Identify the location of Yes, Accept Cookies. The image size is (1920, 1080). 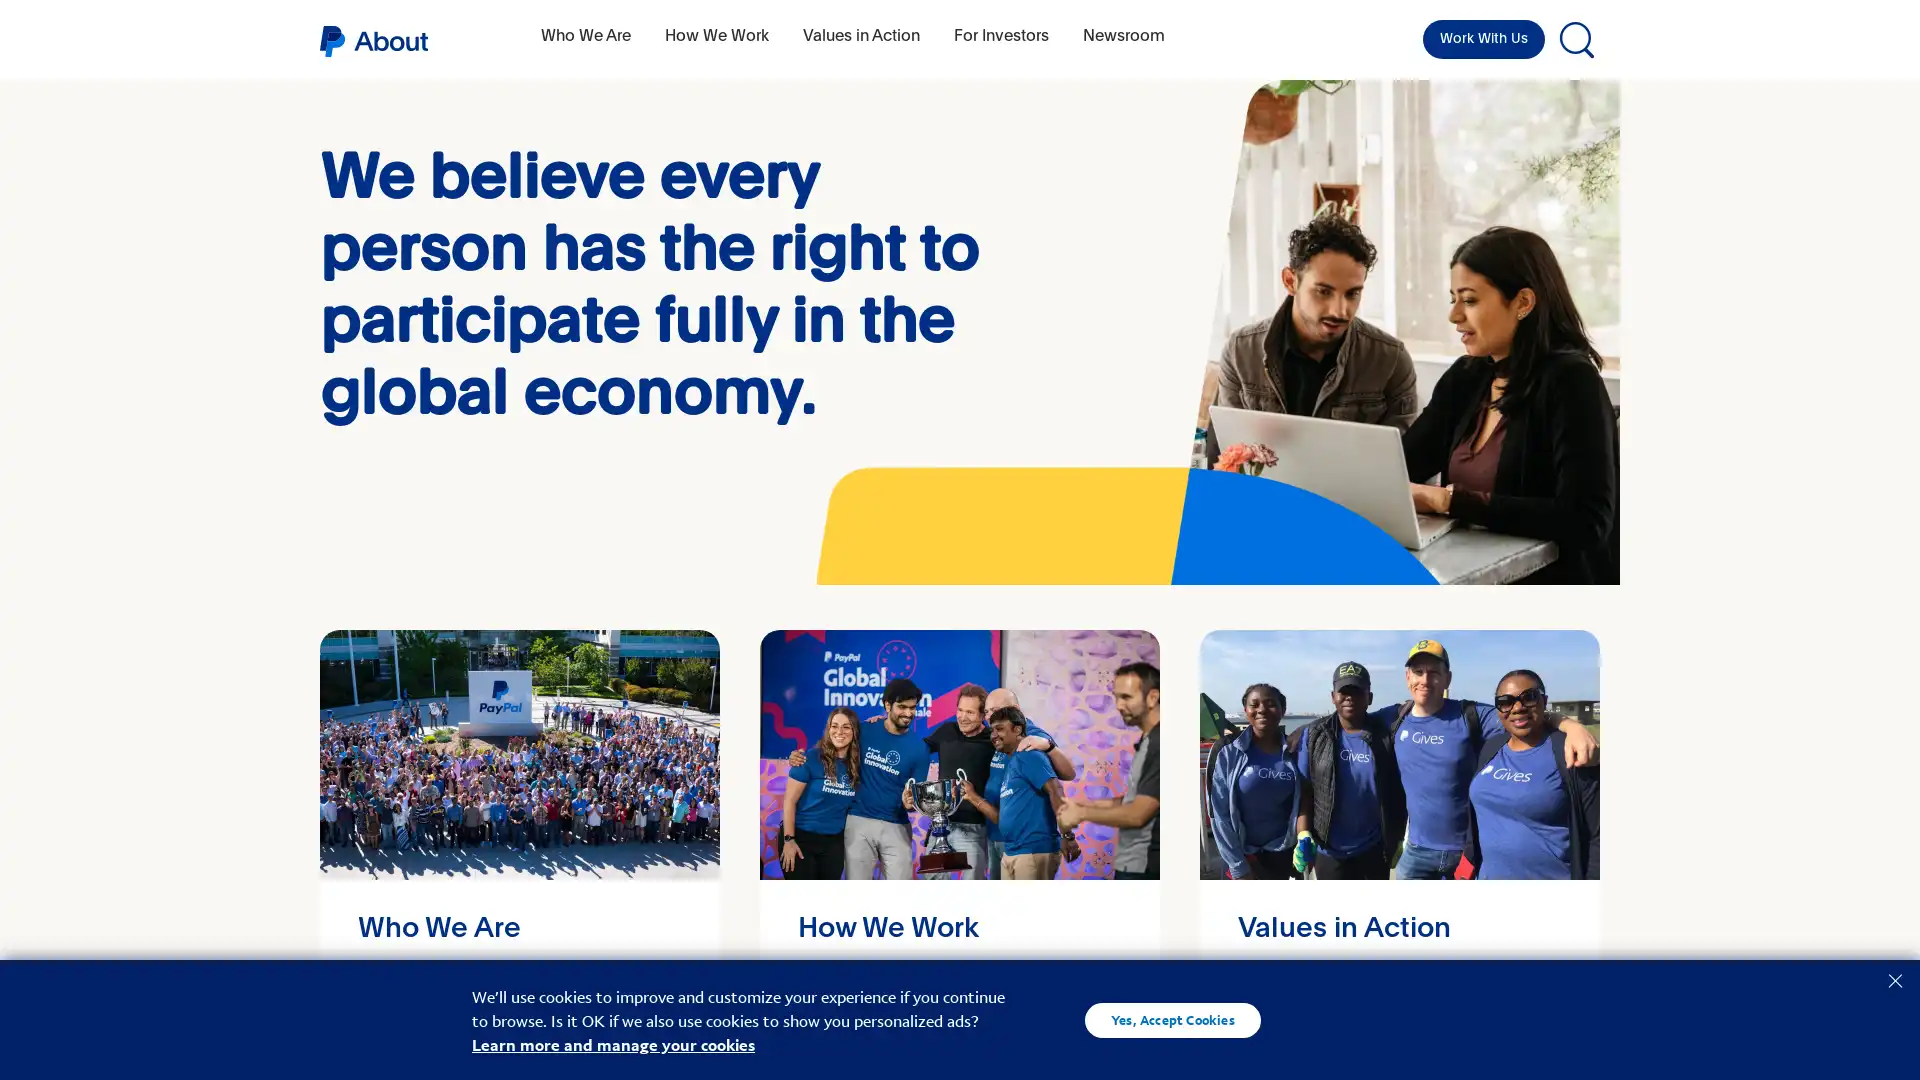
(1172, 1019).